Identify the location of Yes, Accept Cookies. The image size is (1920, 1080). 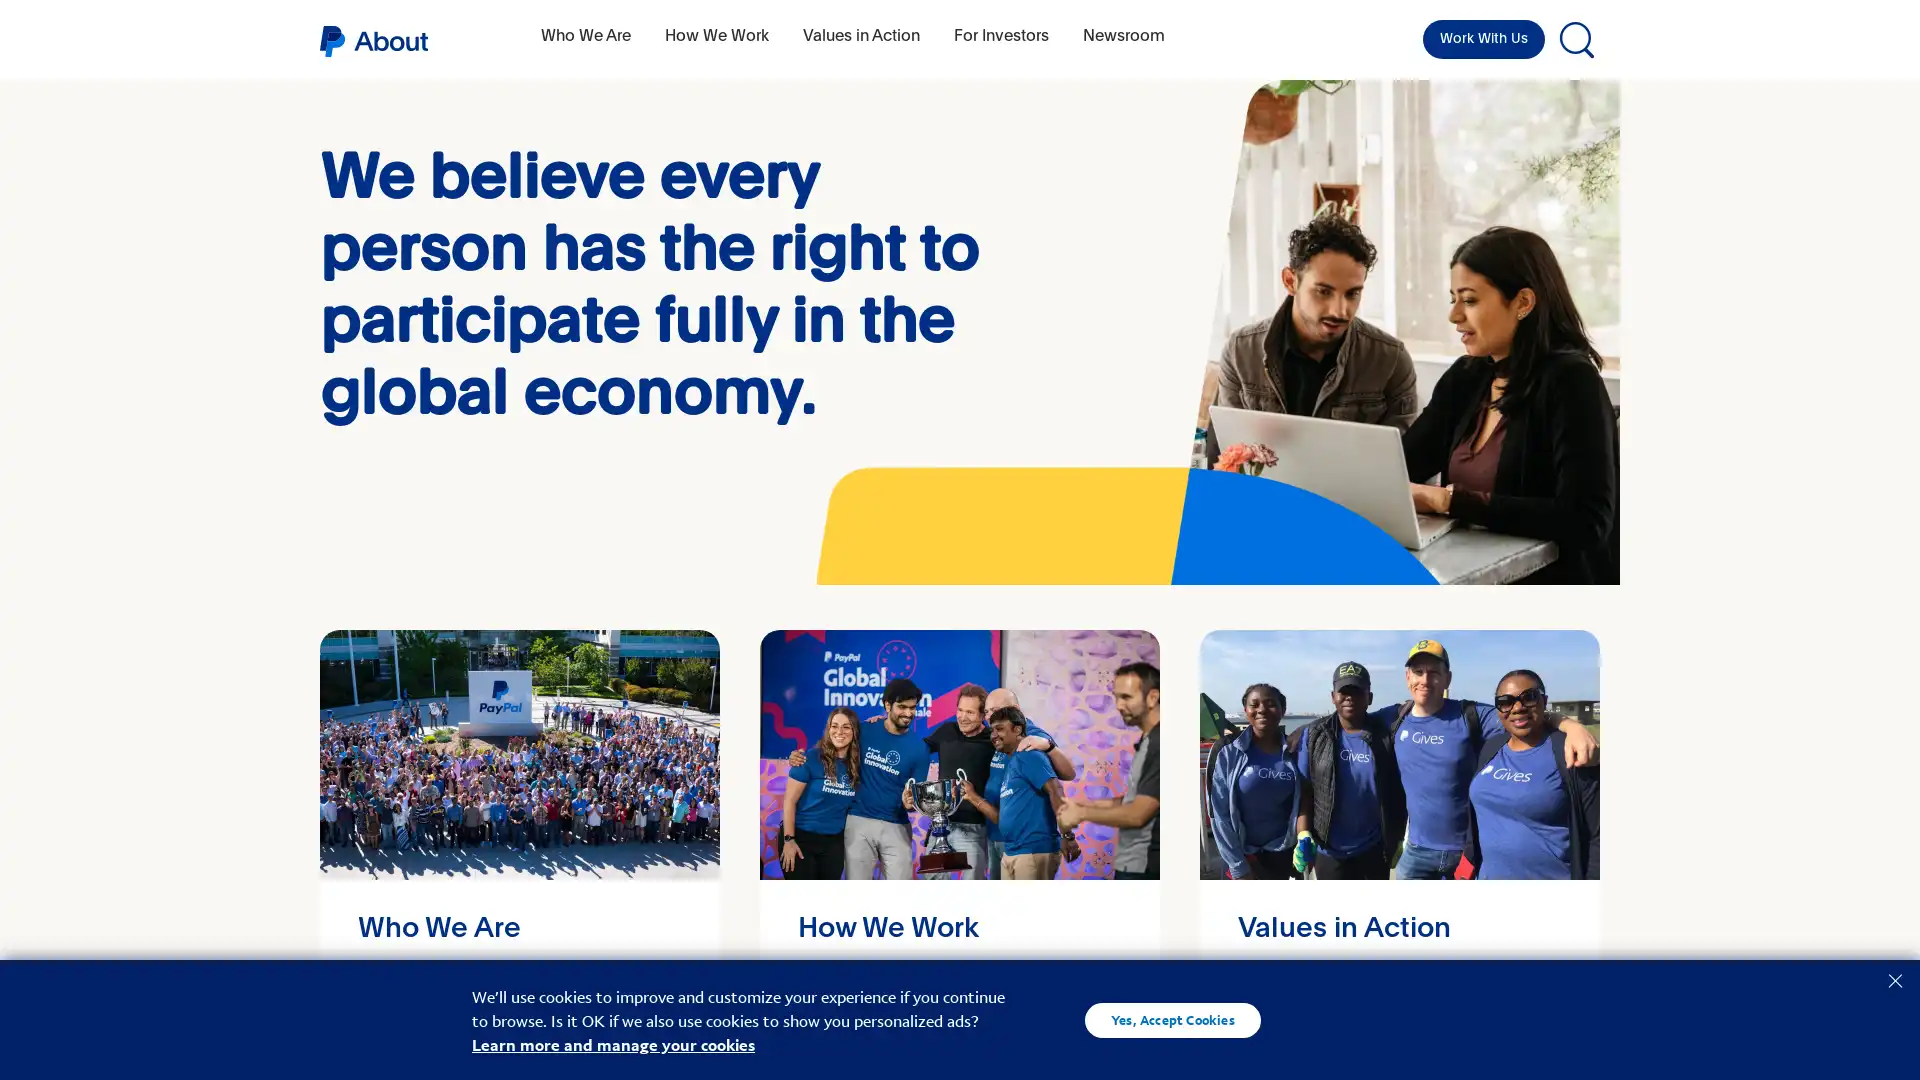
(1172, 1019).